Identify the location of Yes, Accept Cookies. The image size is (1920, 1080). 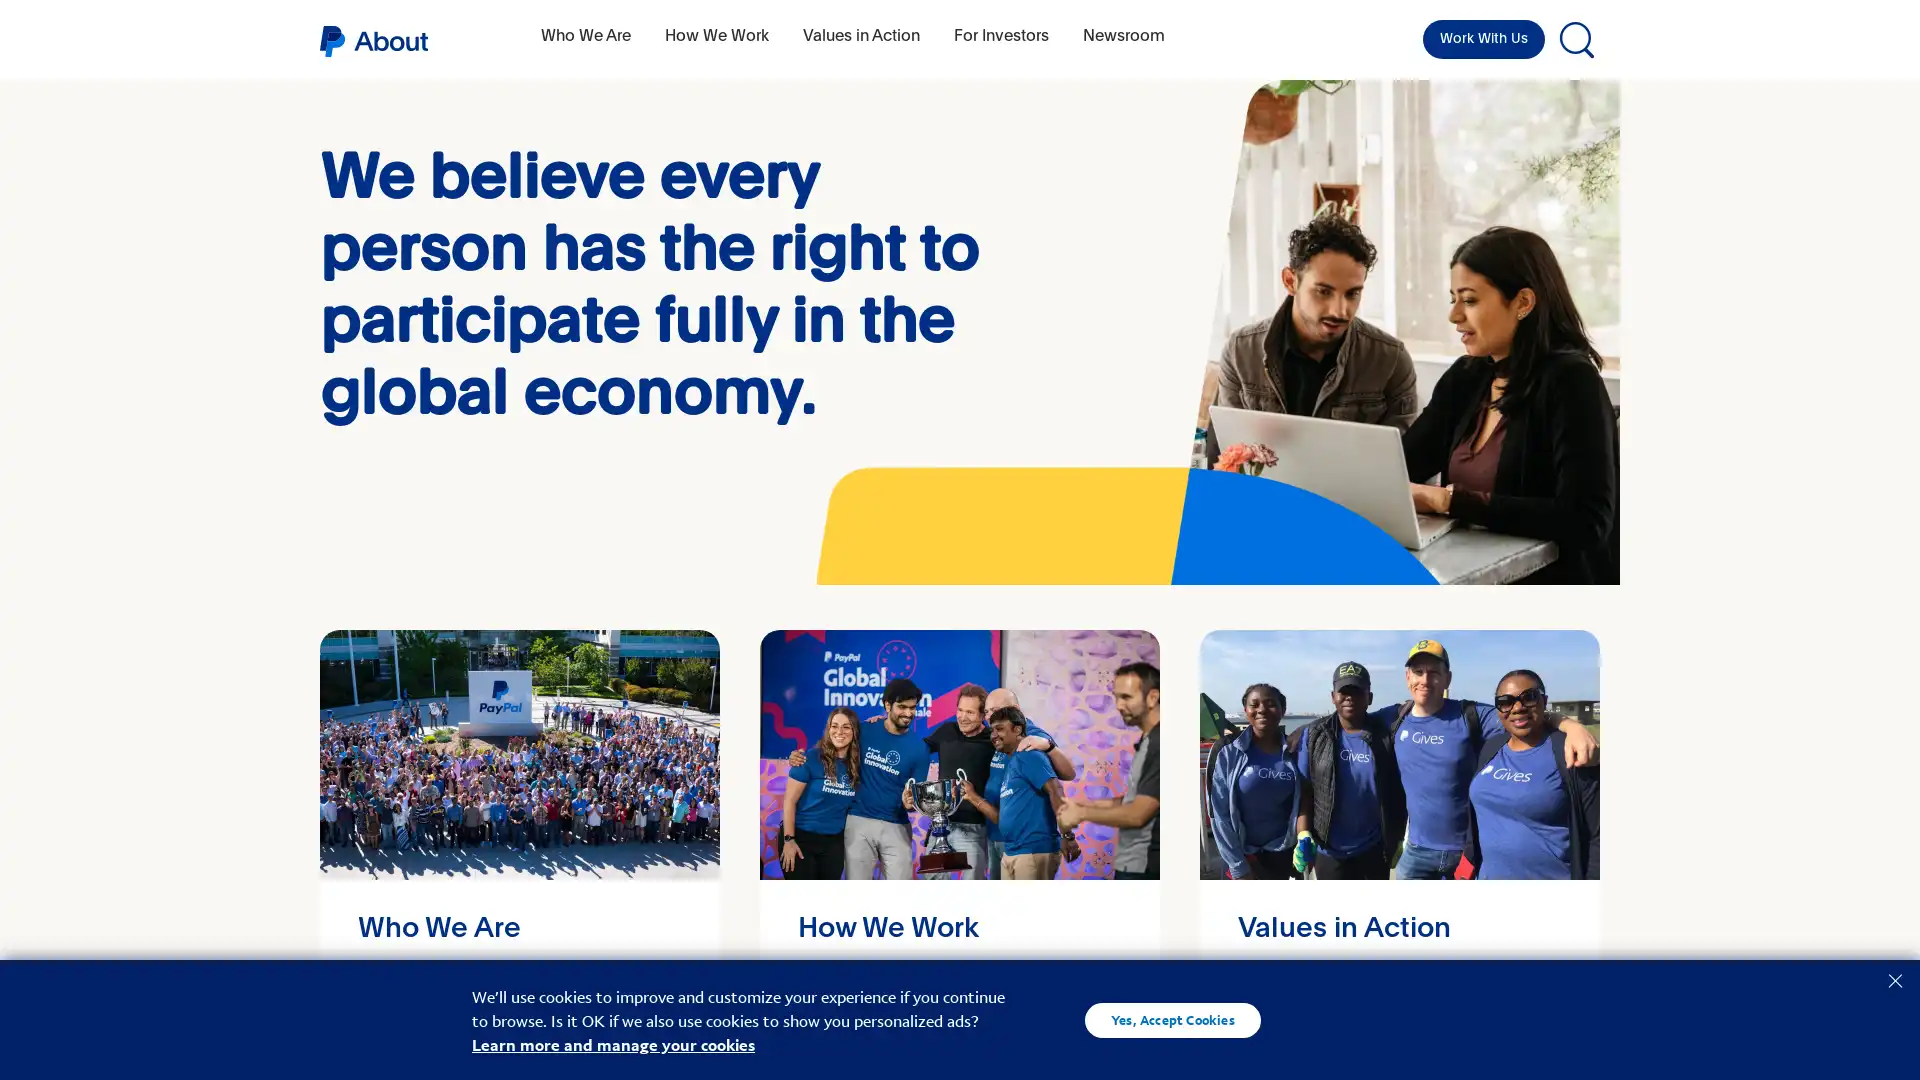
(1172, 1019).